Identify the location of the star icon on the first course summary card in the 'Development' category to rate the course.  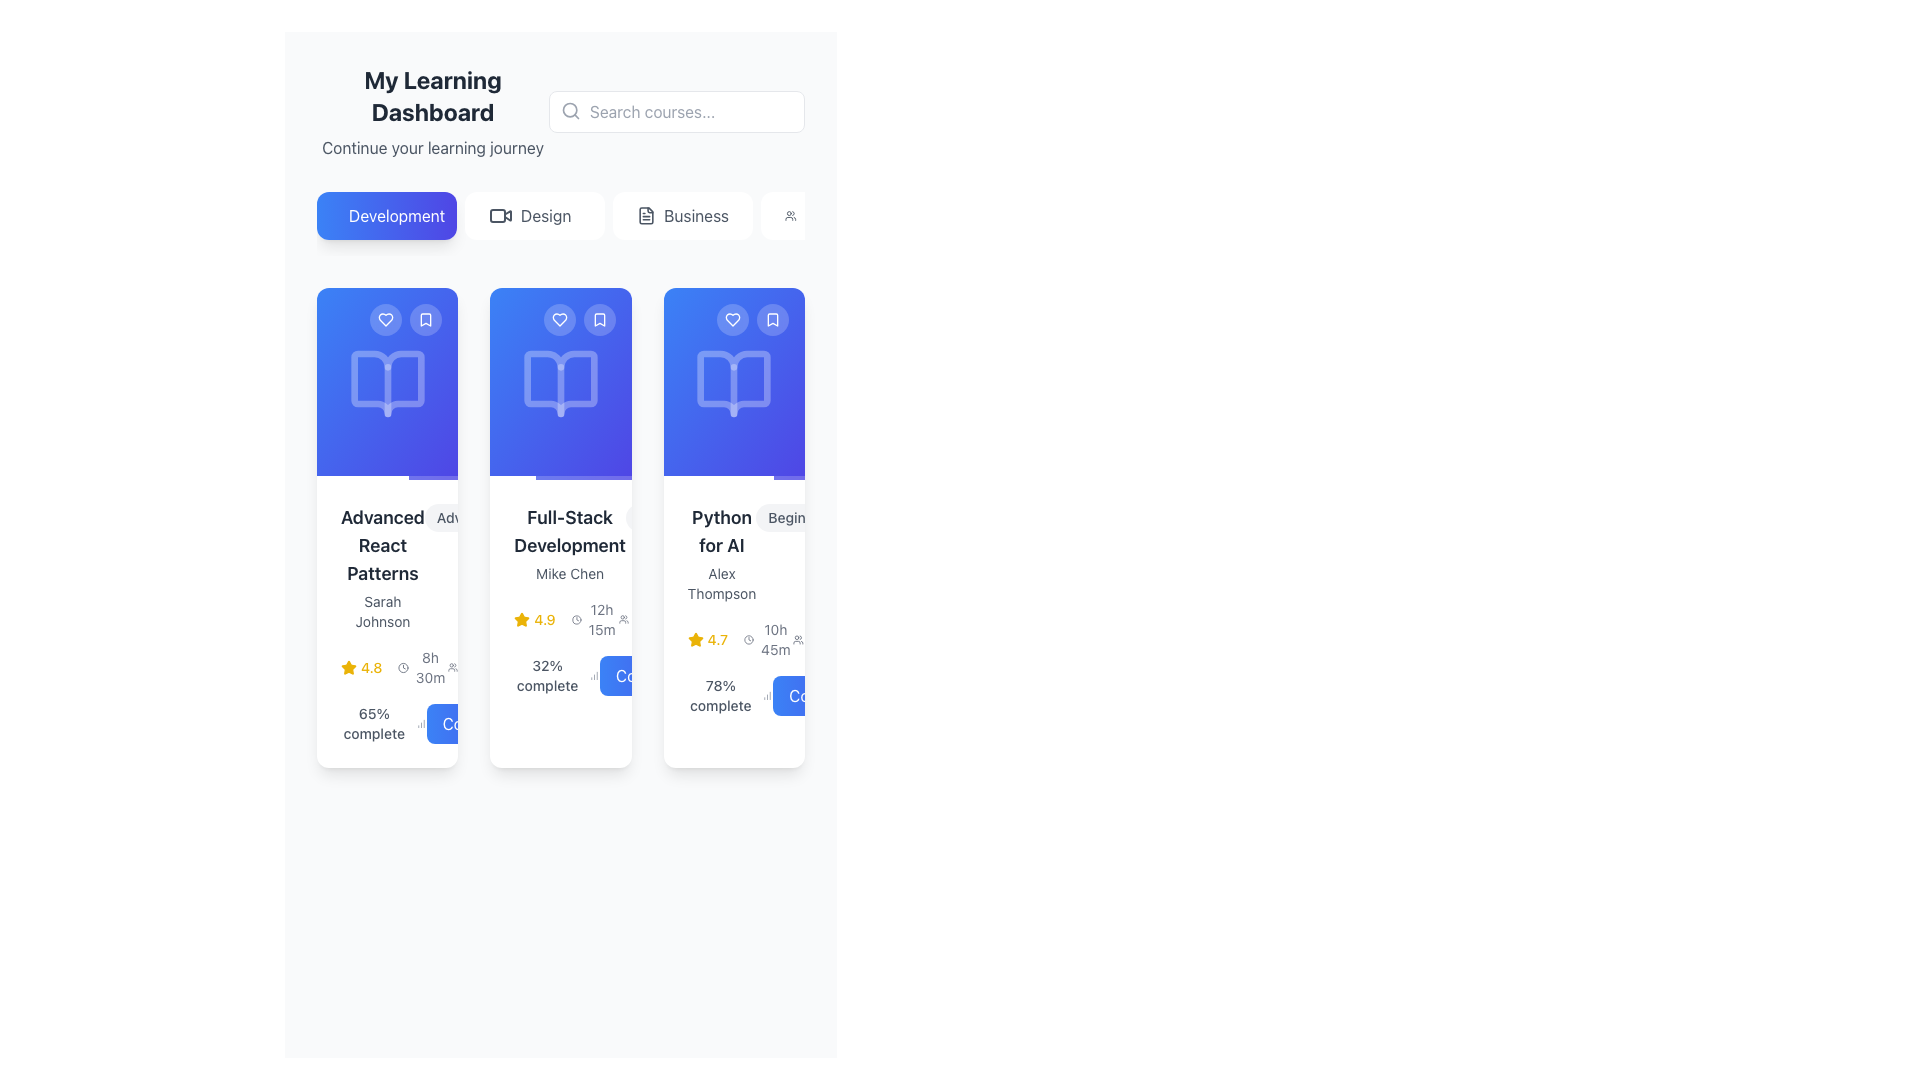
(387, 623).